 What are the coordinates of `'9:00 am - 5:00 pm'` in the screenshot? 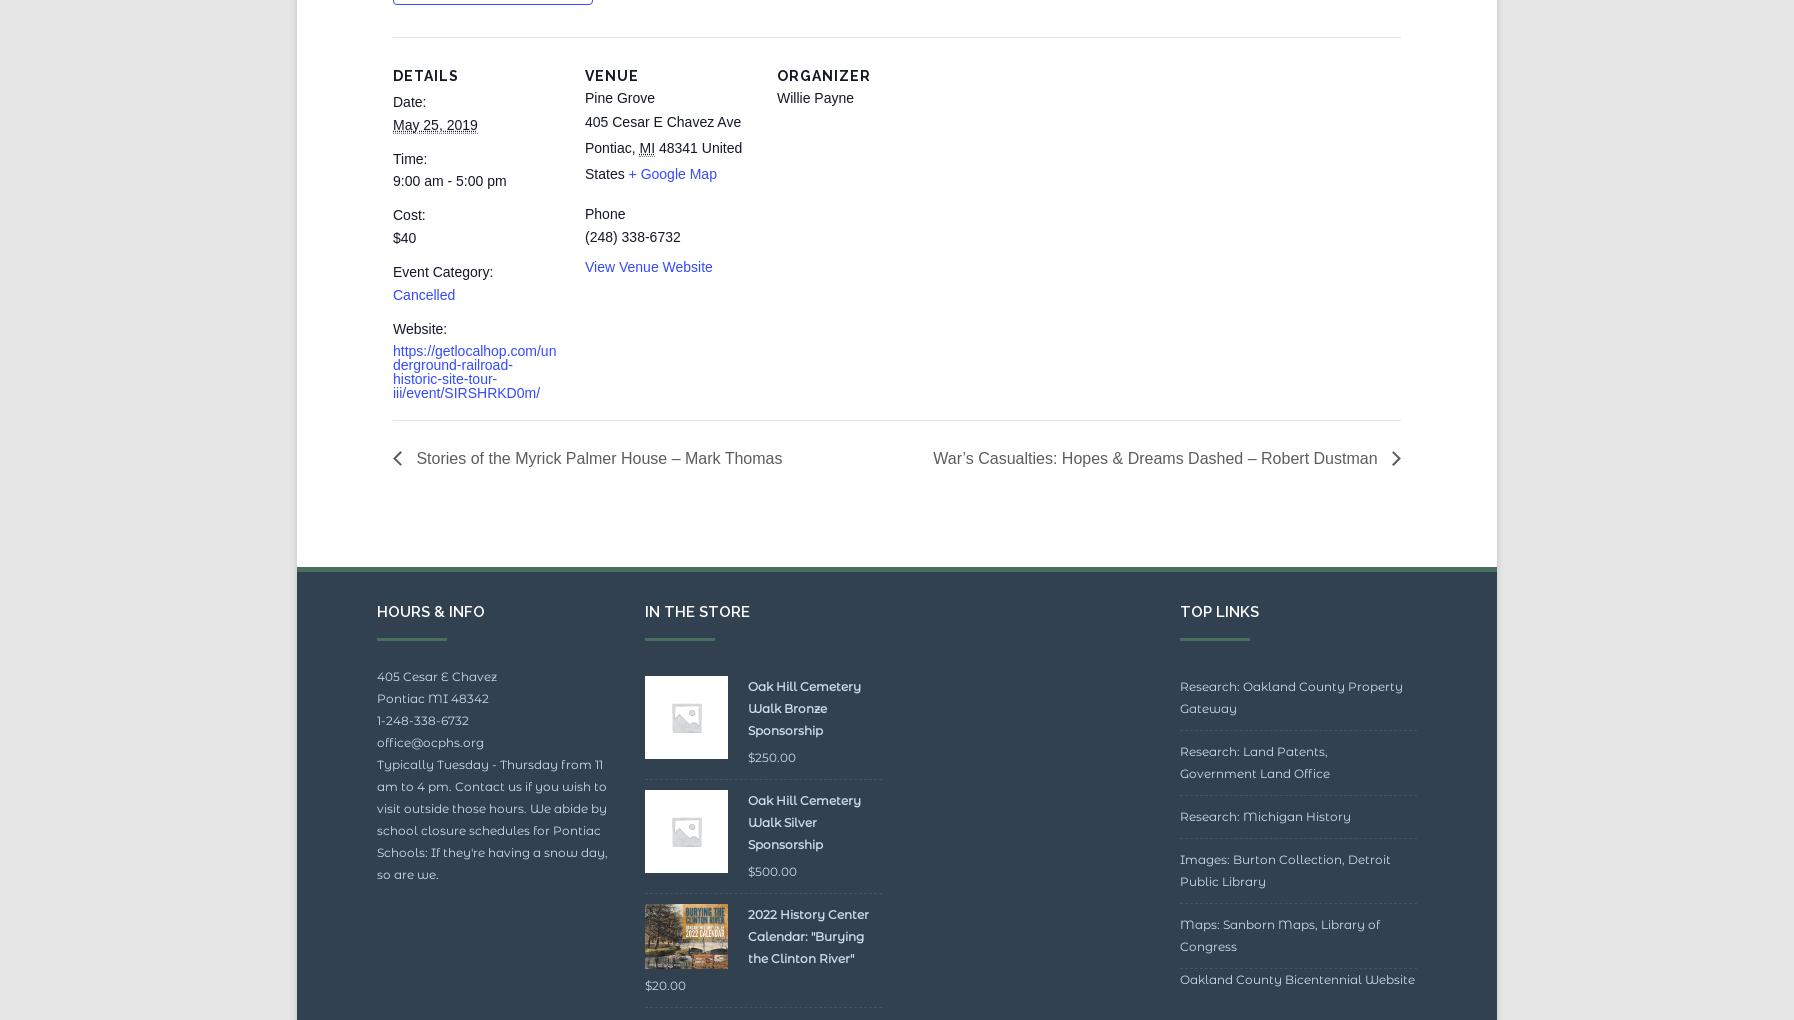 It's located at (448, 226).